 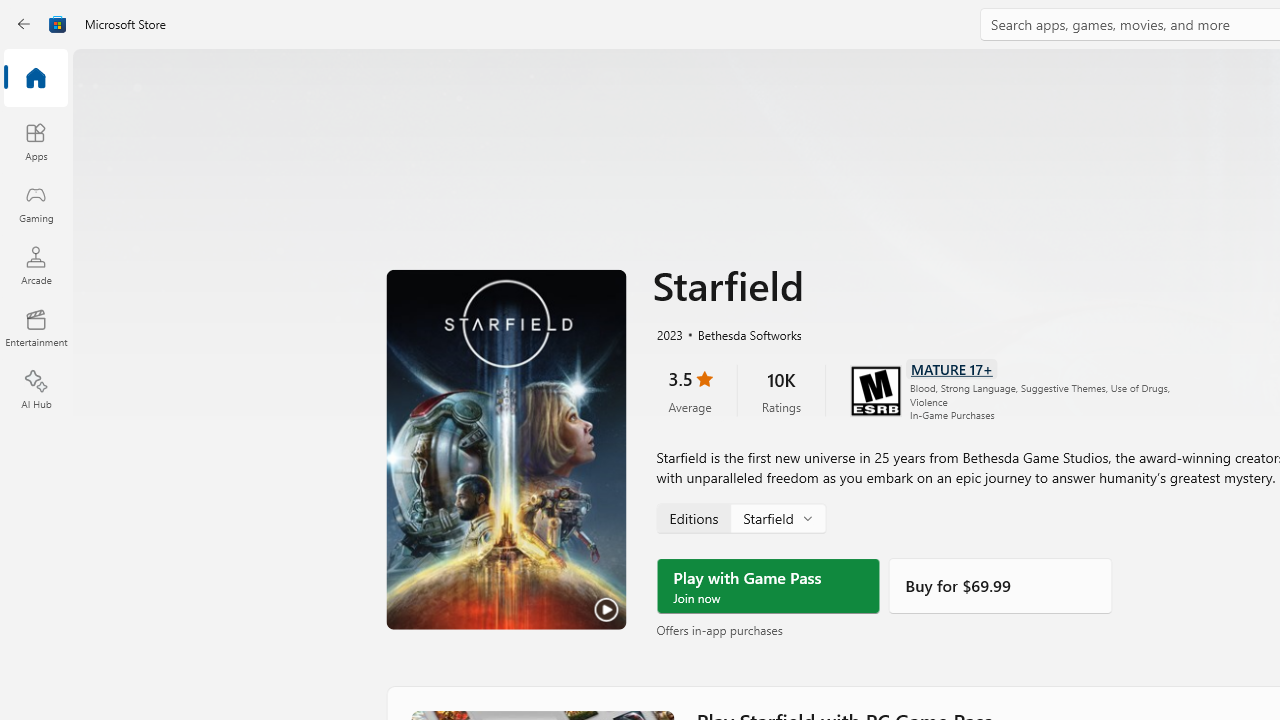 I want to click on 'Arcade', so click(x=35, y=264).